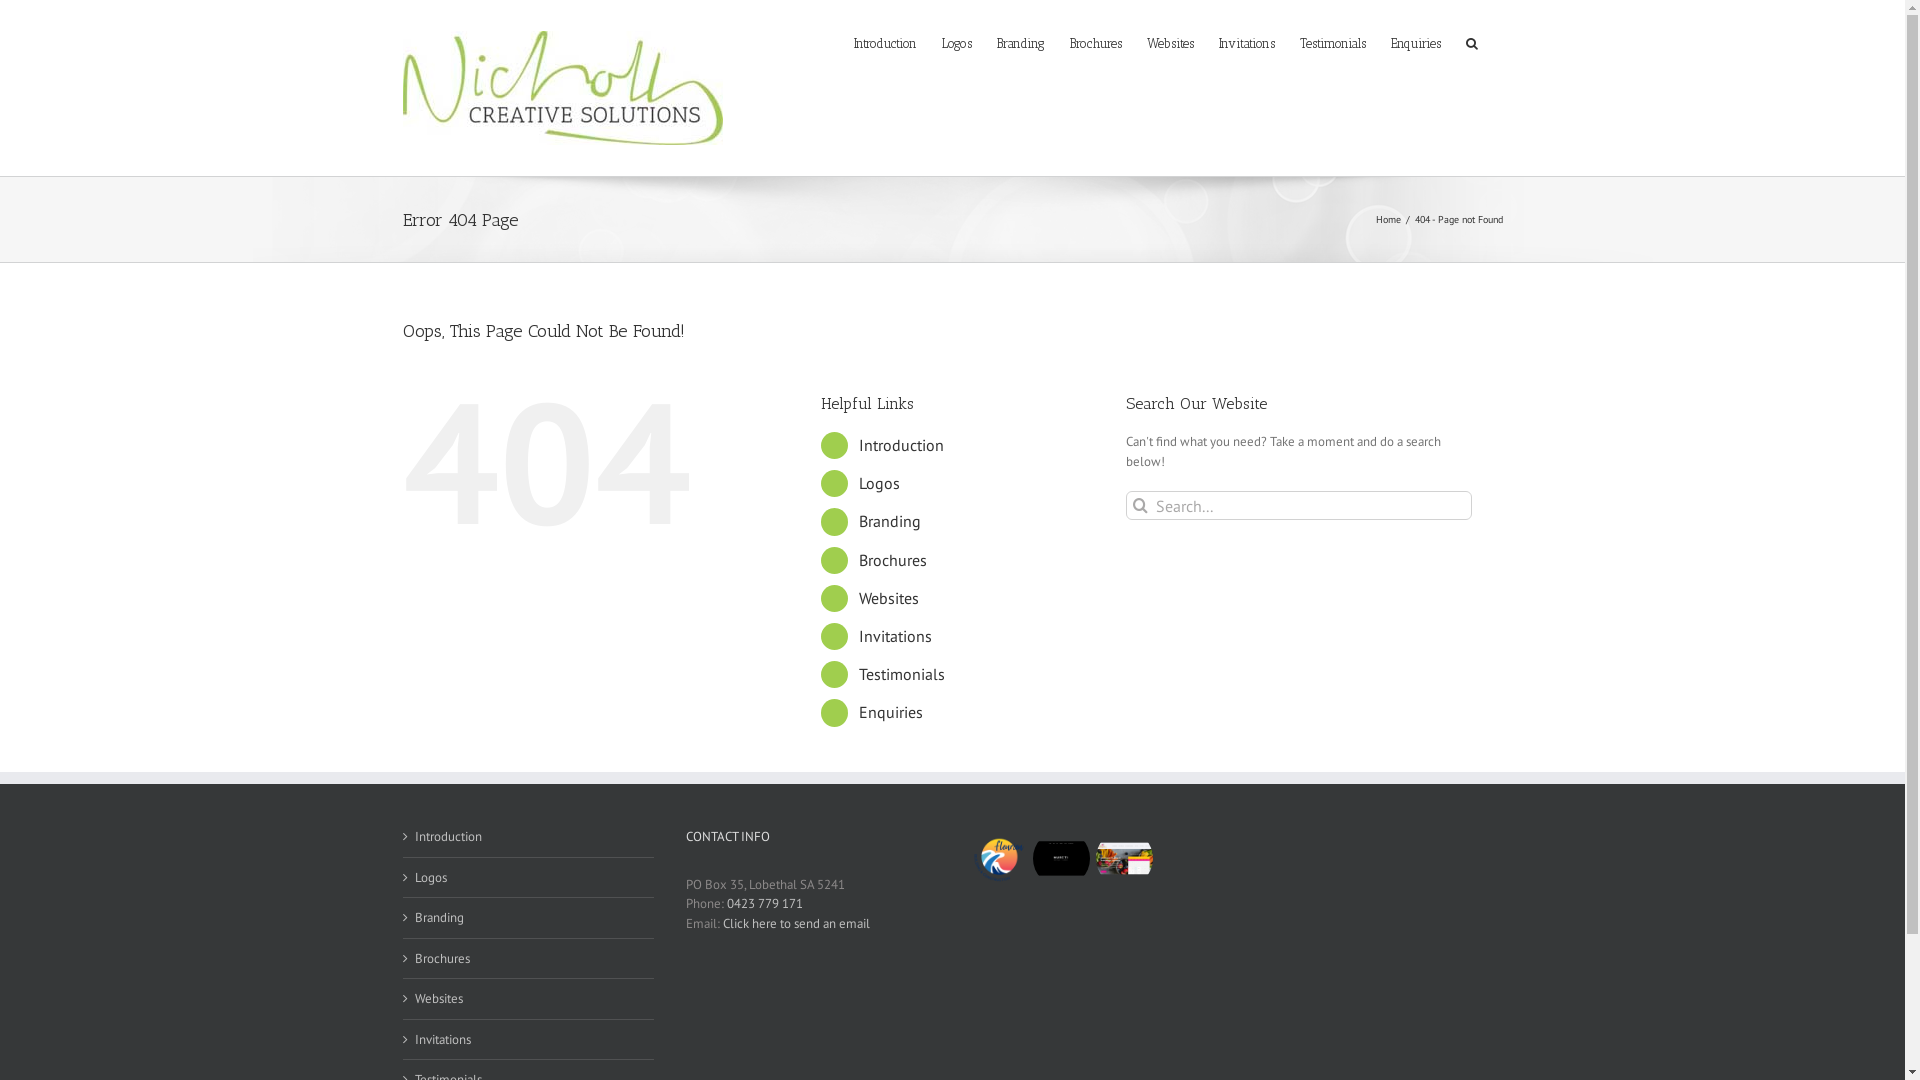 This screenshot has height=1080, width=1920. What do you see at coordinates (528, 918) in the screenshot?
I see `'Branding'` at bounding box center [528, 918].